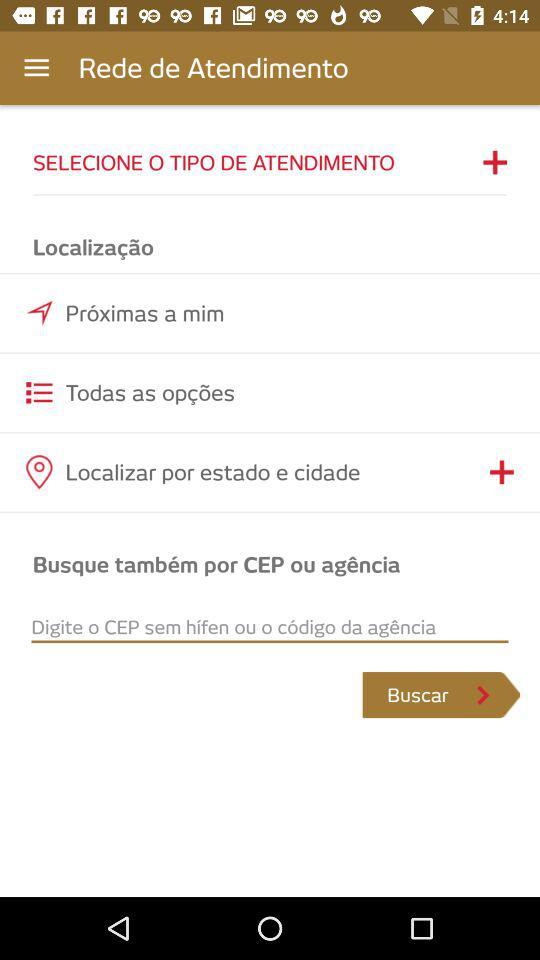 This screenshot has height=960, width=540. What do you see at coordinates (36, 68) in the screenshot?
I see `app next to the rede de atendimento app` at bounding box center [36, 68].